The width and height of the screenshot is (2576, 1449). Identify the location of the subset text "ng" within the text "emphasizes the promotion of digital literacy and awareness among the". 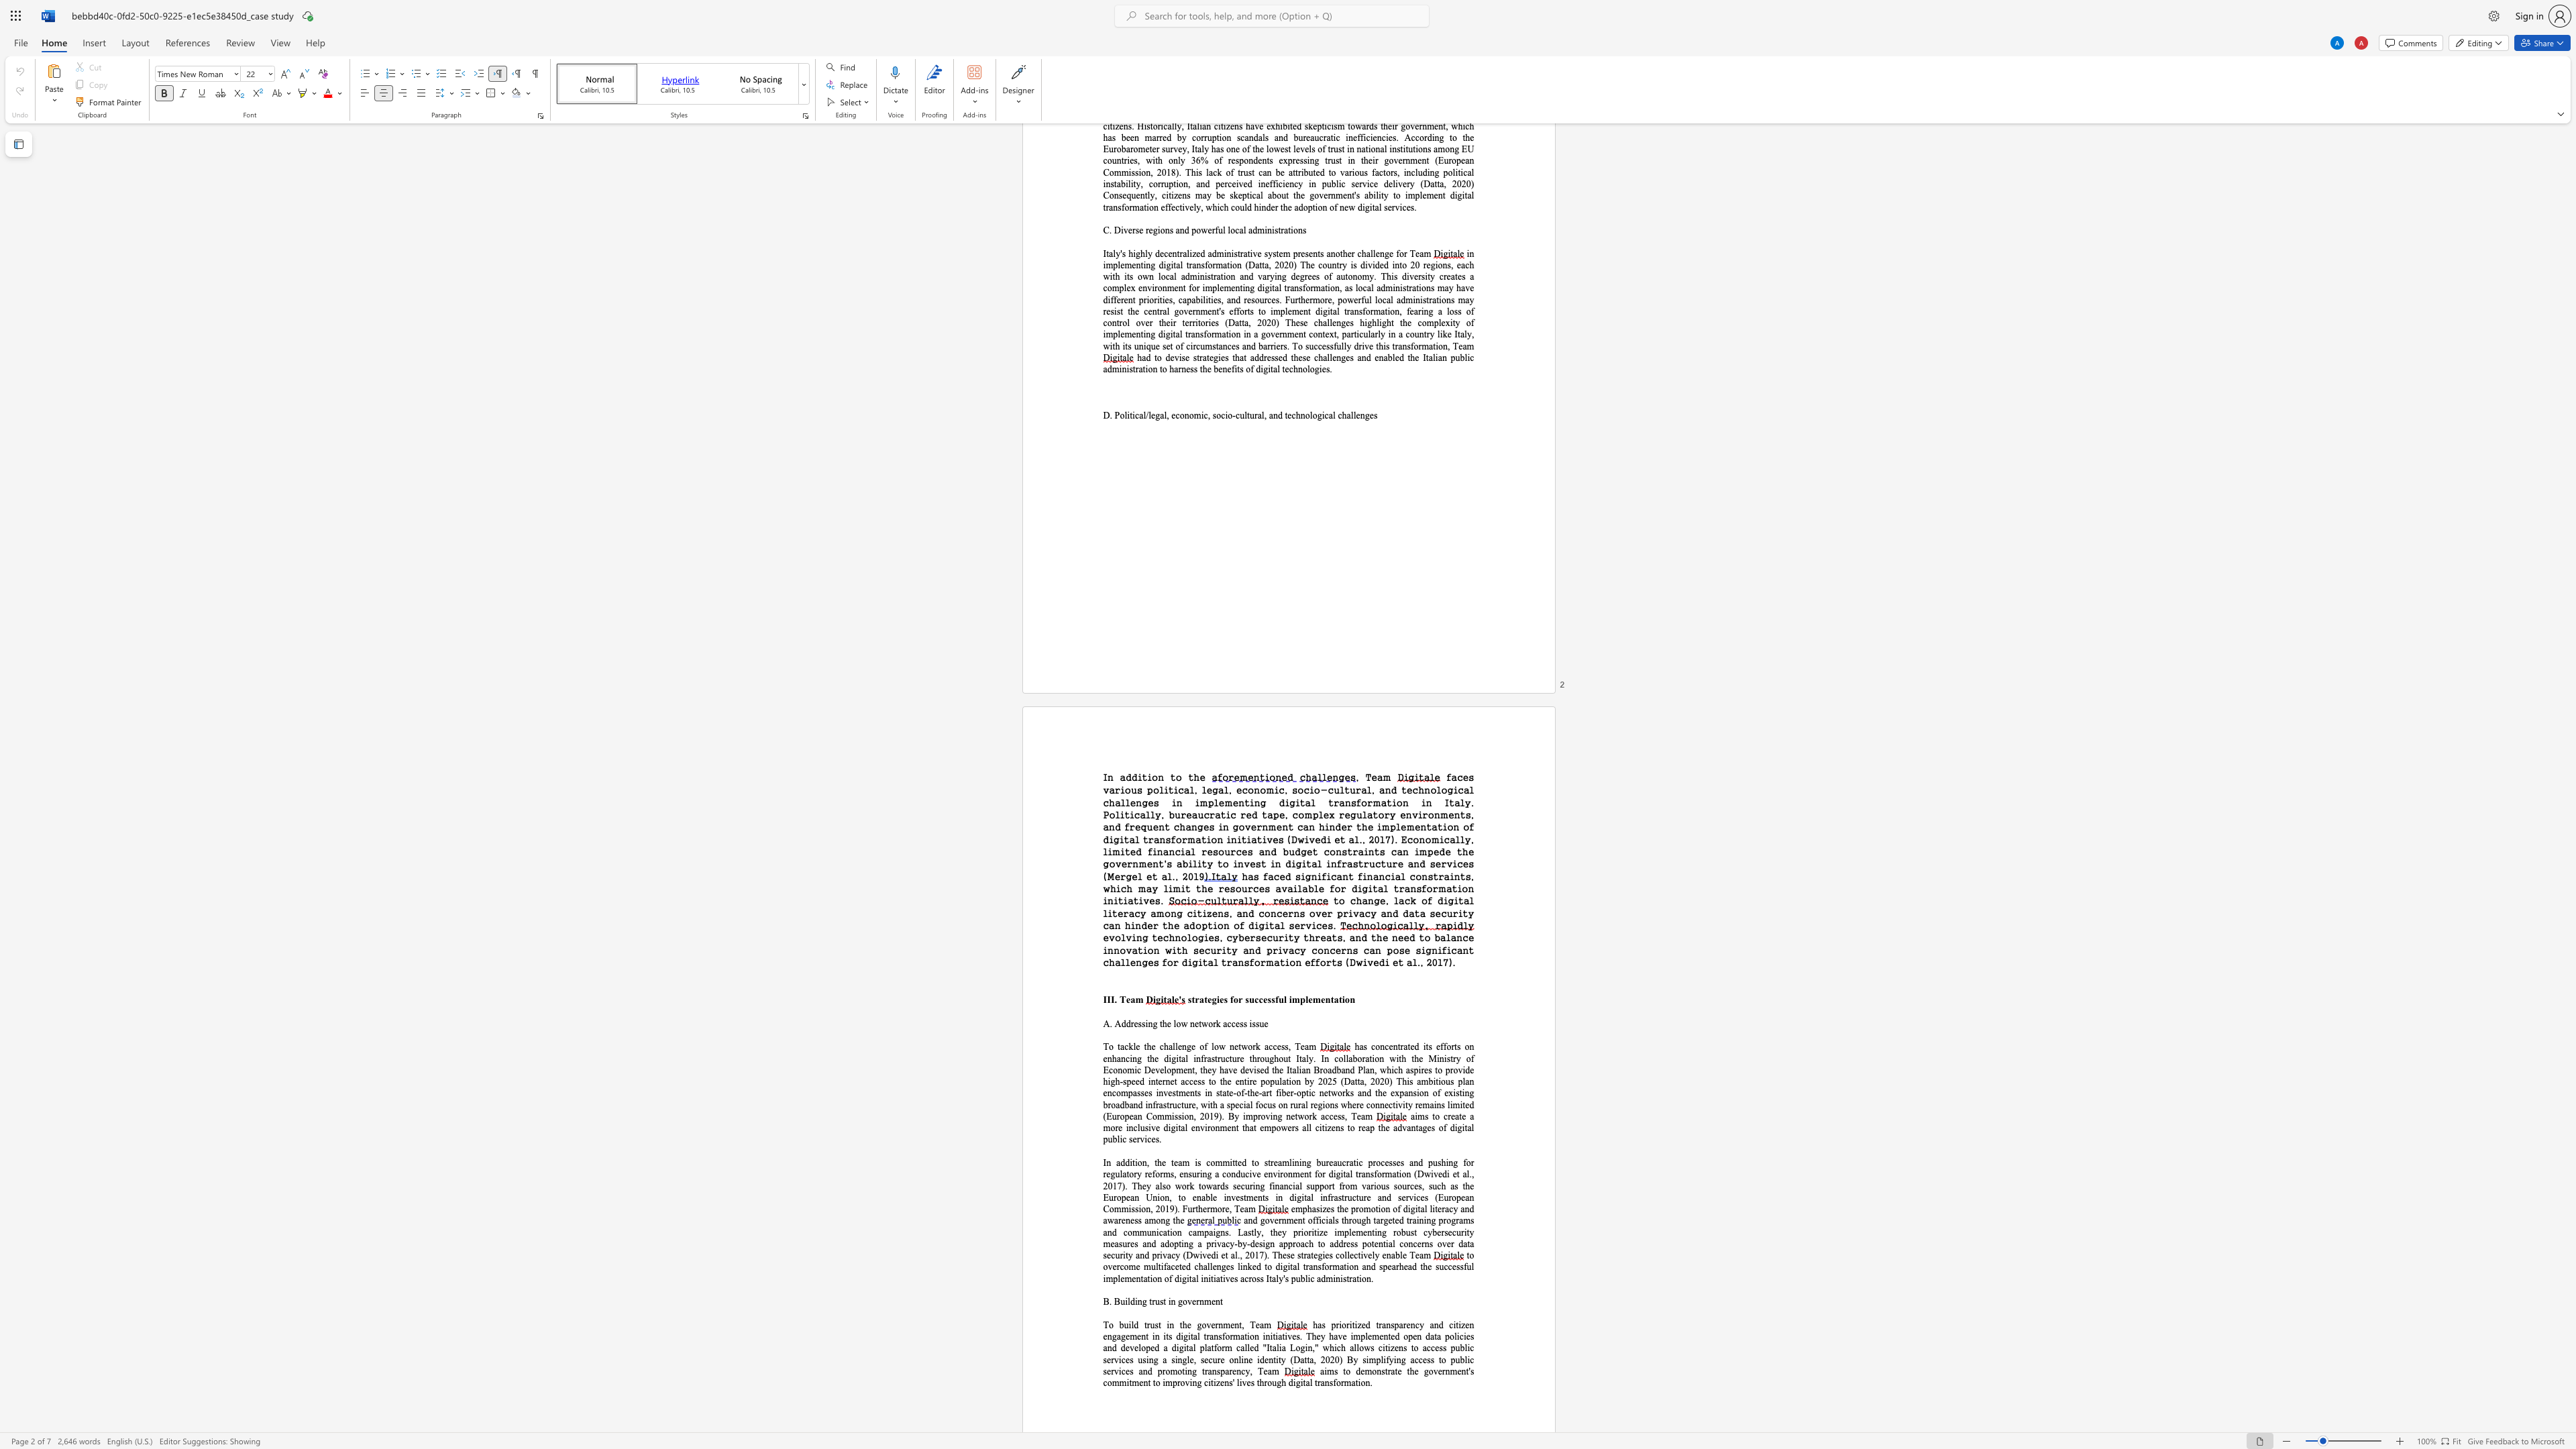
(1160, 1220).